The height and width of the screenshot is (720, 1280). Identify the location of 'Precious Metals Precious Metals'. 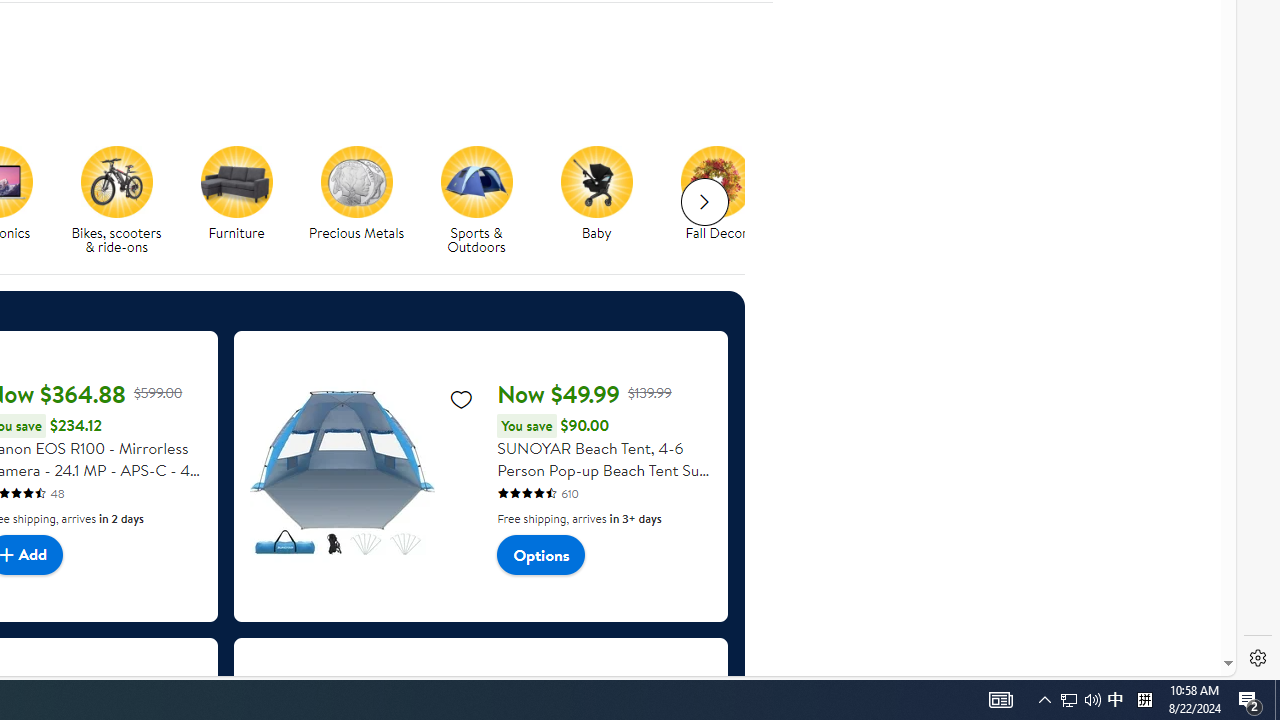
(357, 194).